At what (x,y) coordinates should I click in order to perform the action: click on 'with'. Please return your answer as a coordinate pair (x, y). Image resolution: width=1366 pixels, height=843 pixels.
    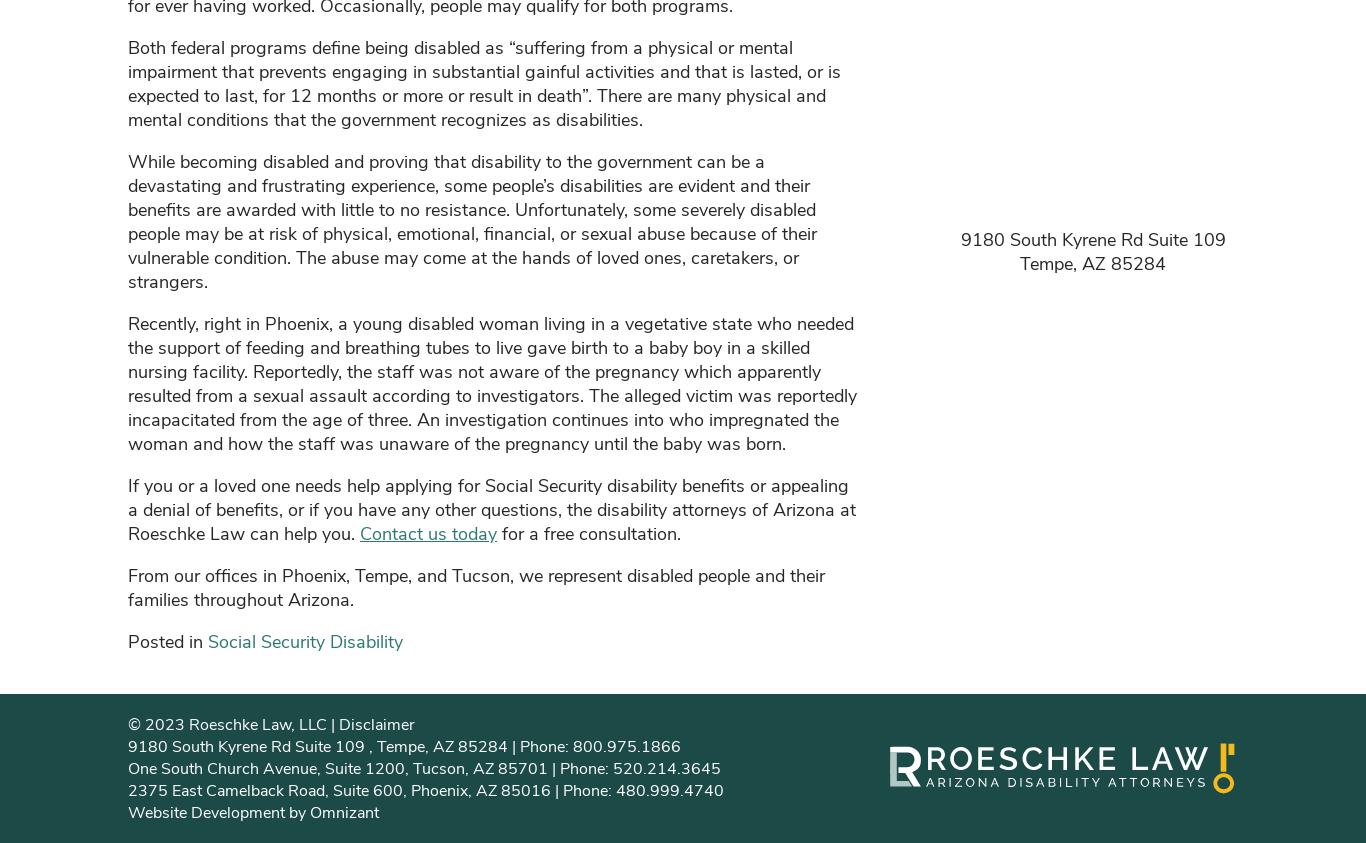
    Looking at the image, I should click on (301, 208).